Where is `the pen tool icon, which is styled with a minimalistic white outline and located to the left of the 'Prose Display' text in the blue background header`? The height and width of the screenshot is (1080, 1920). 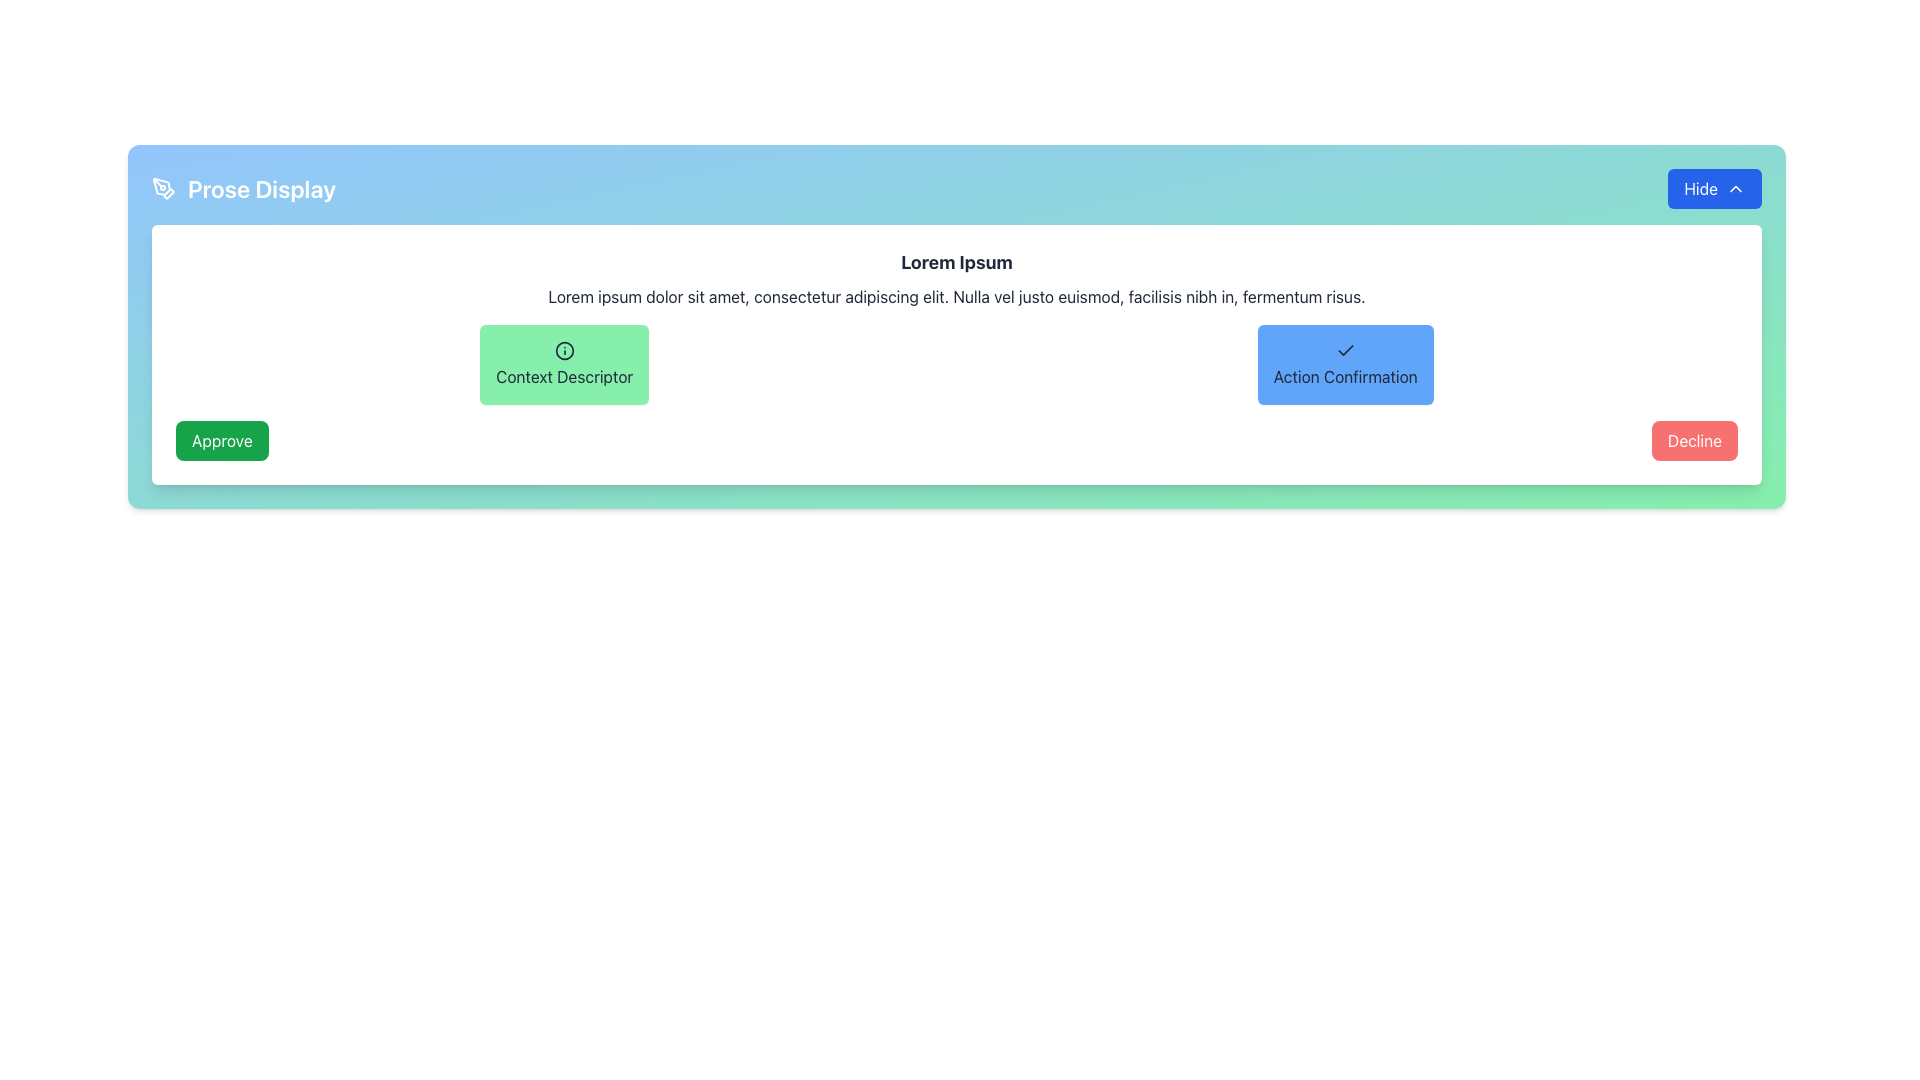
the pen tool icon, which is styled with a minimalistic white outline and located to the left of the 'Prose Display' text in the blue background header is located at coordinates (163, 189).